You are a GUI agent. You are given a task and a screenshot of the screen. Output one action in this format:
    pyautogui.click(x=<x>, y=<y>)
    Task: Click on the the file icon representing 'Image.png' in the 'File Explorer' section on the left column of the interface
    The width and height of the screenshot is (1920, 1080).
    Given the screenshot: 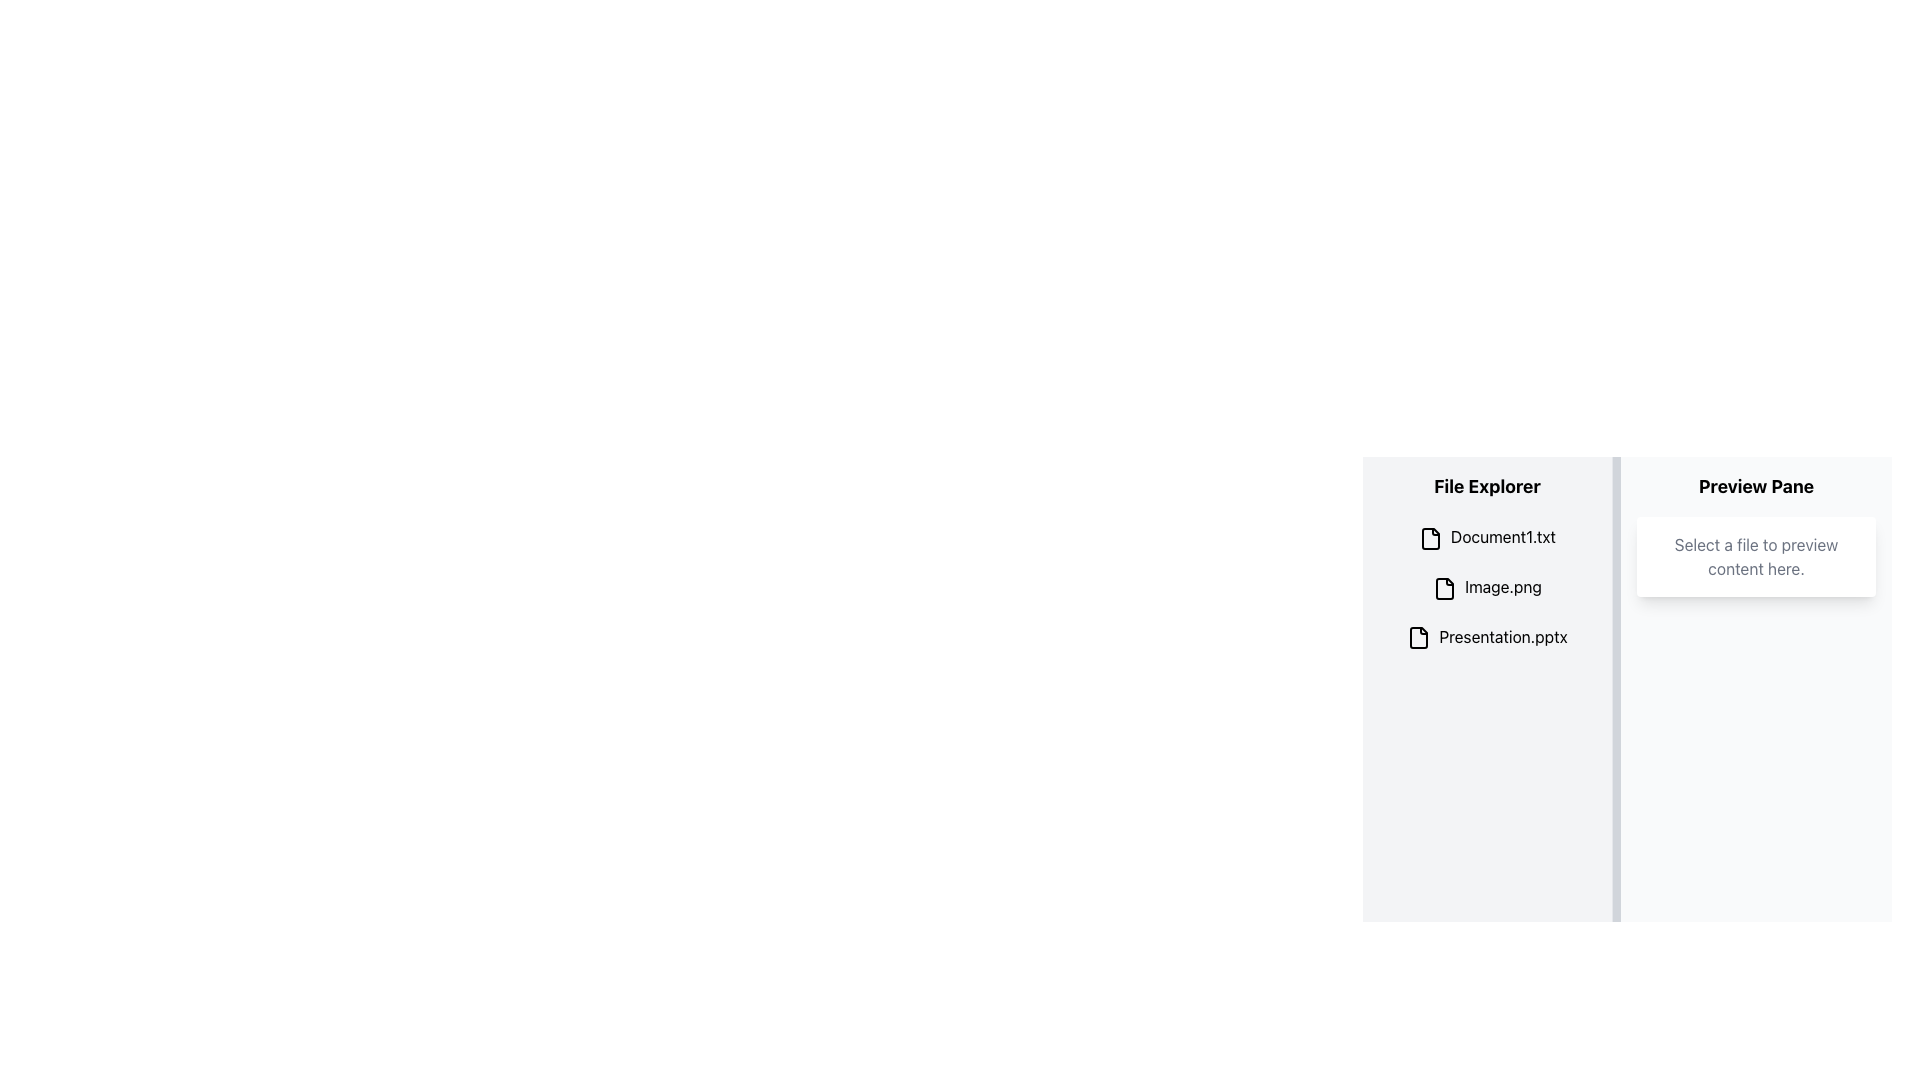 What is the action you would take?
    pyautogui.click(x=1445, y=587)
    